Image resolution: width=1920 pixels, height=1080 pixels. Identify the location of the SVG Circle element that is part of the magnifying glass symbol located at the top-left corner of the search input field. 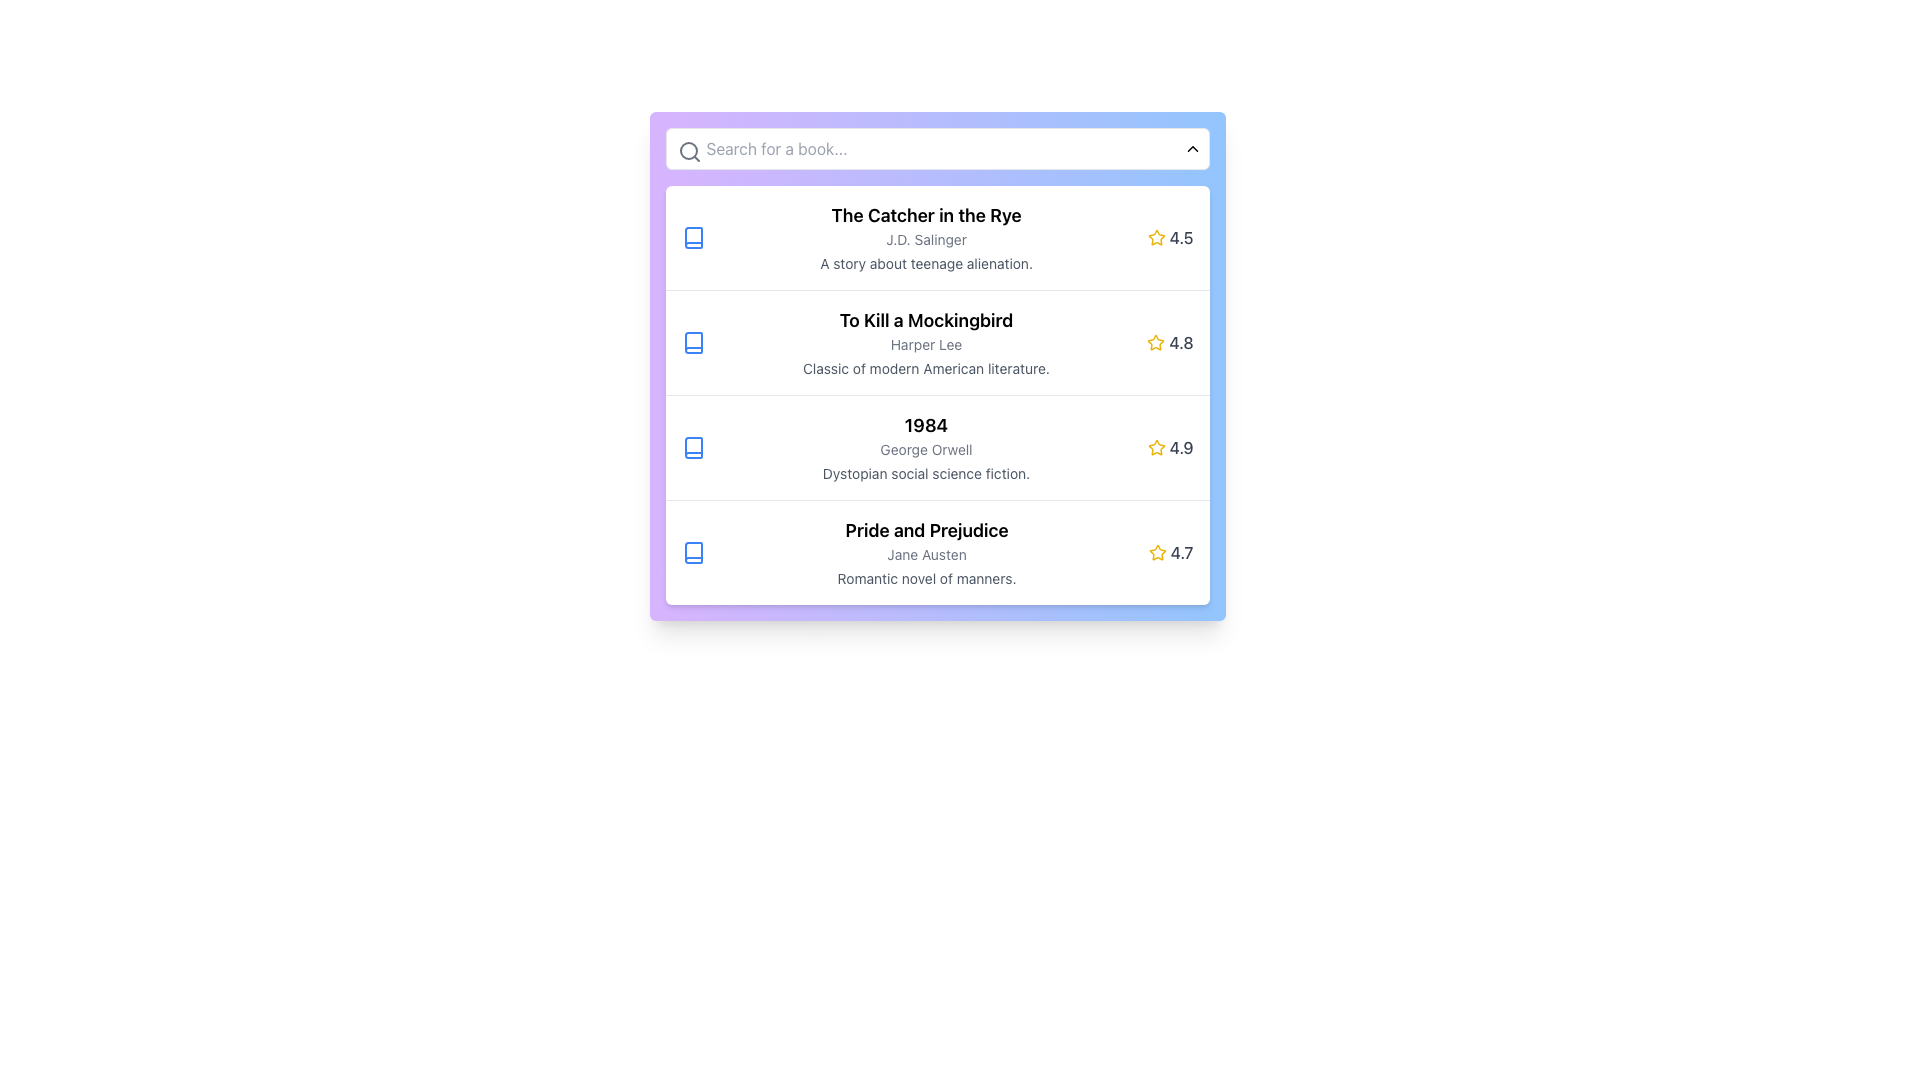
(688, 149).